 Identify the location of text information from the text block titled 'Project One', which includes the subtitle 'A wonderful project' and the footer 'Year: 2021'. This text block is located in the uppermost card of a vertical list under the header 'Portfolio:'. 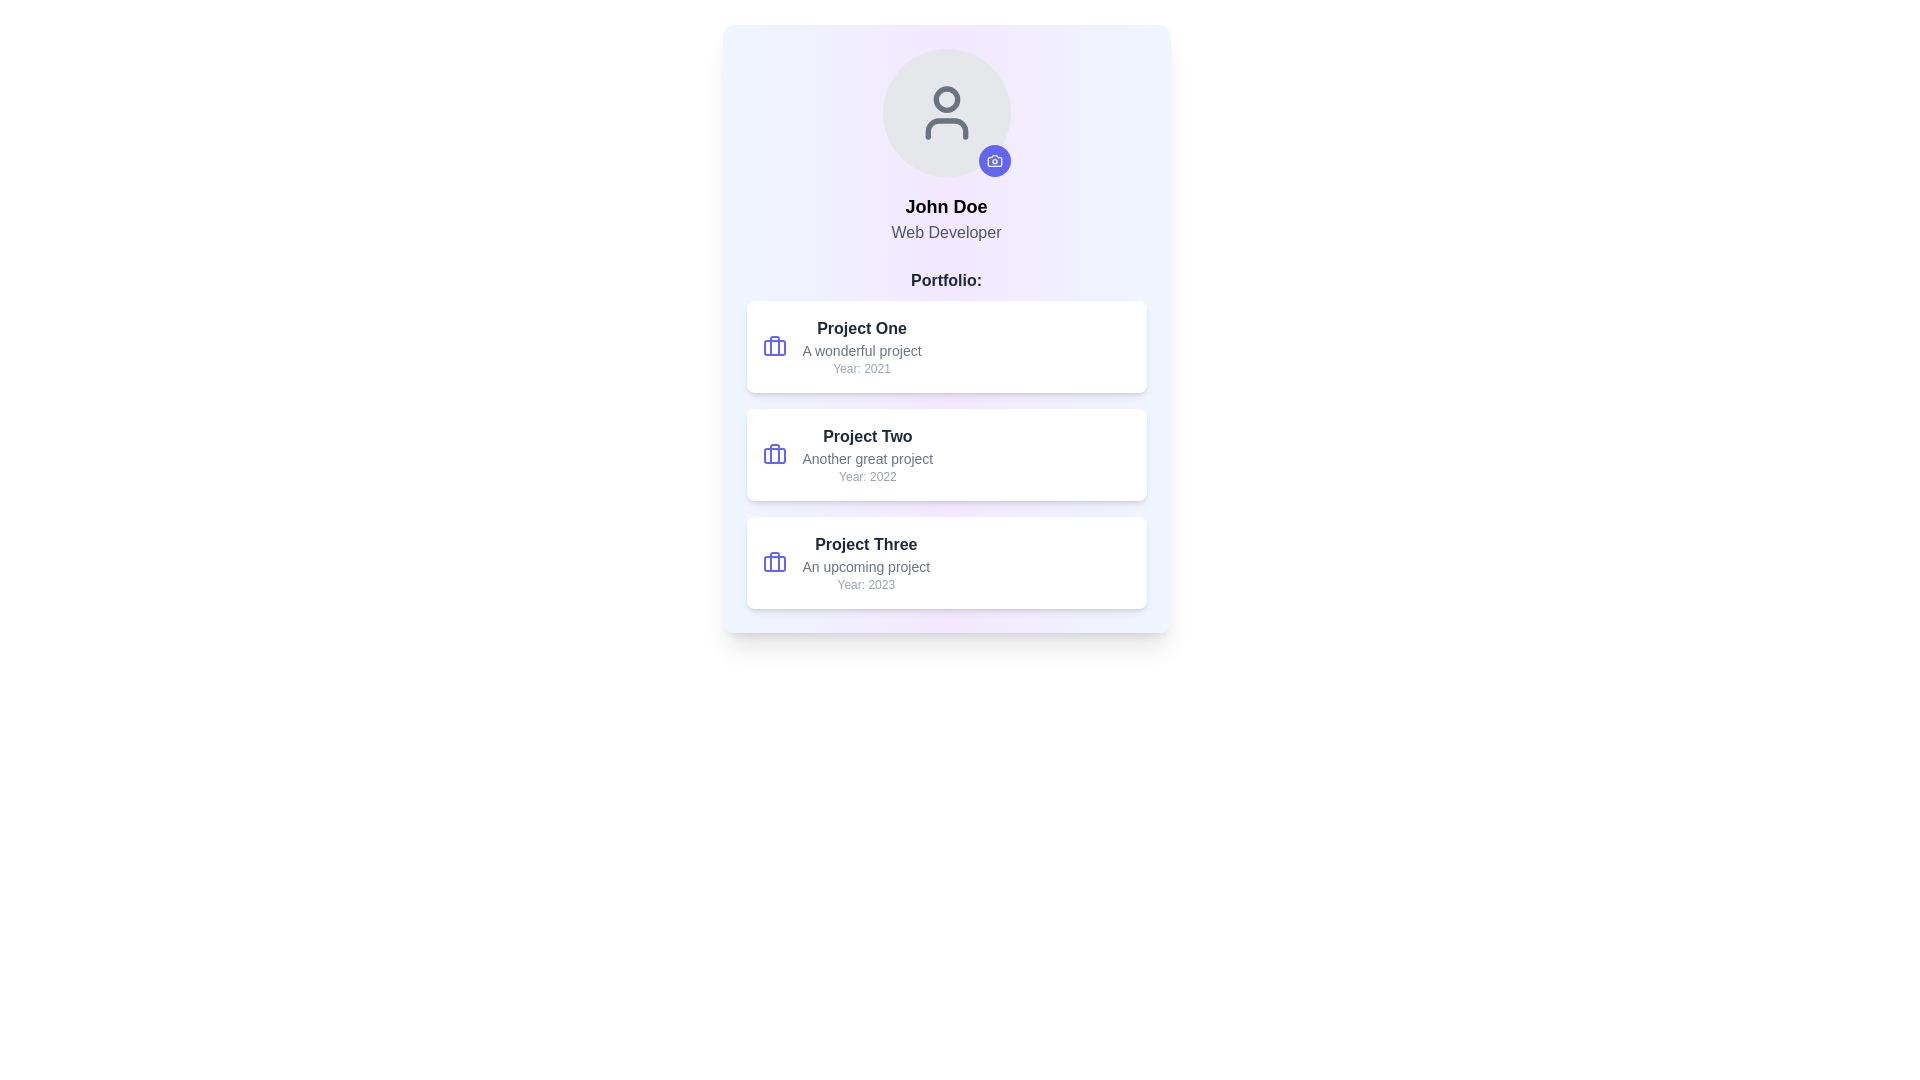
(862, 346).